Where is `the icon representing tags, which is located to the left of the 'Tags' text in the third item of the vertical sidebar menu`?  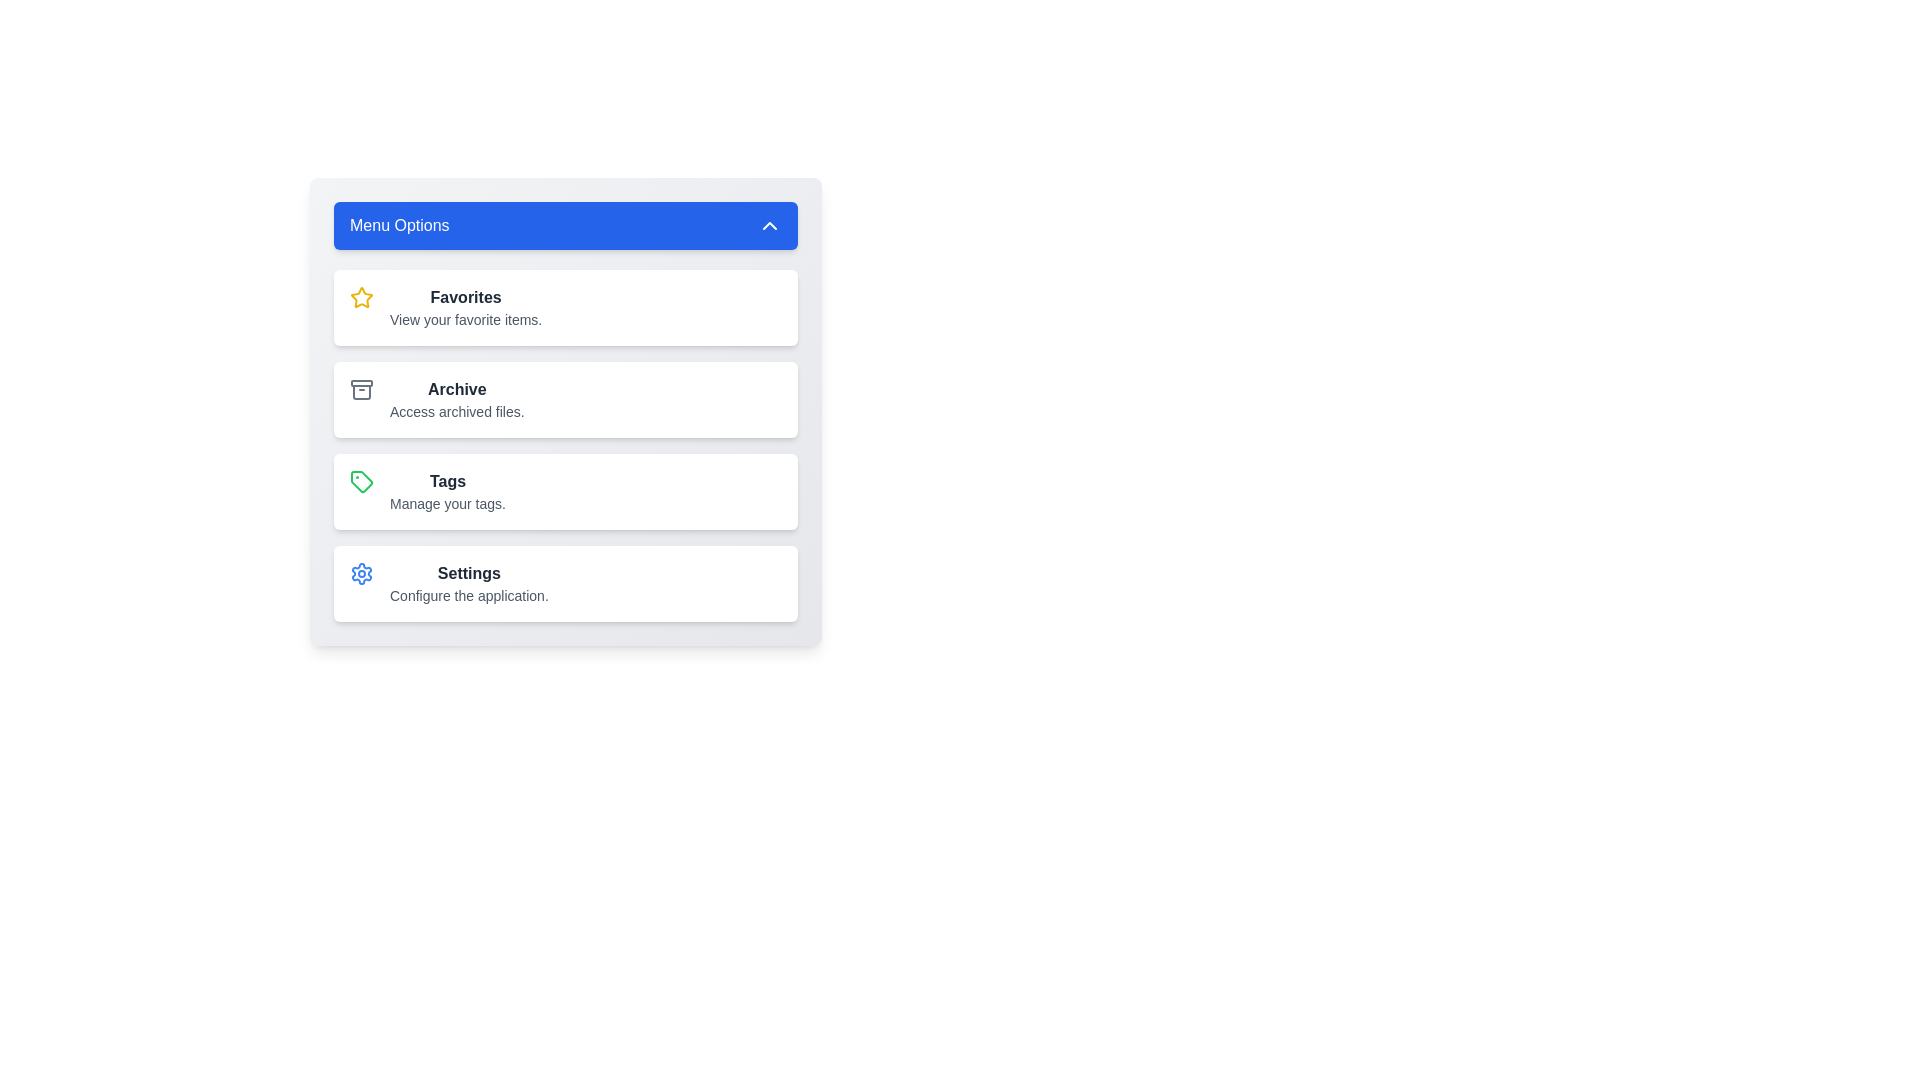 the icon representing tags, which is located to the left of the 'Tags' text in the third item of the vertical sidebar menu is located at coordinates (361, 482).